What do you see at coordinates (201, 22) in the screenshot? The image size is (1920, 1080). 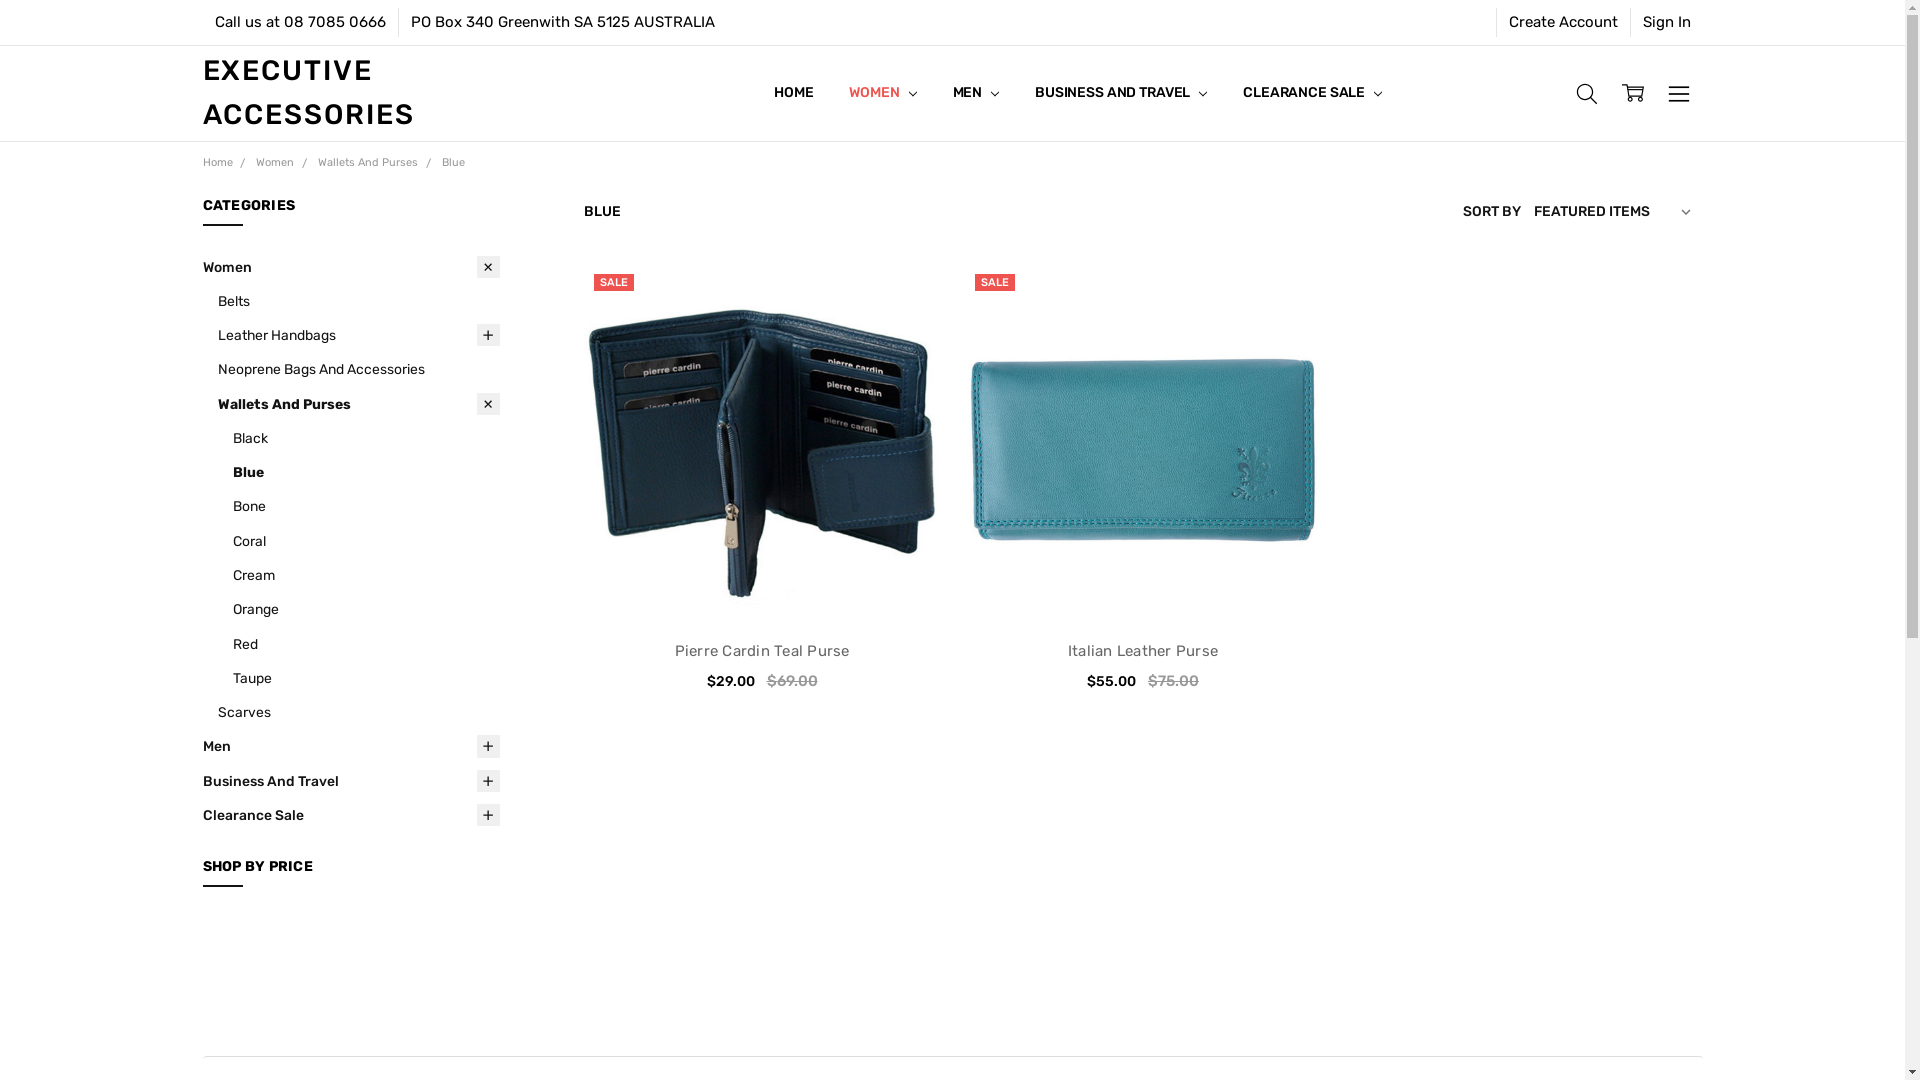 I see `'Call us at 08 7085 0666'` at bounding box center [201, 22].